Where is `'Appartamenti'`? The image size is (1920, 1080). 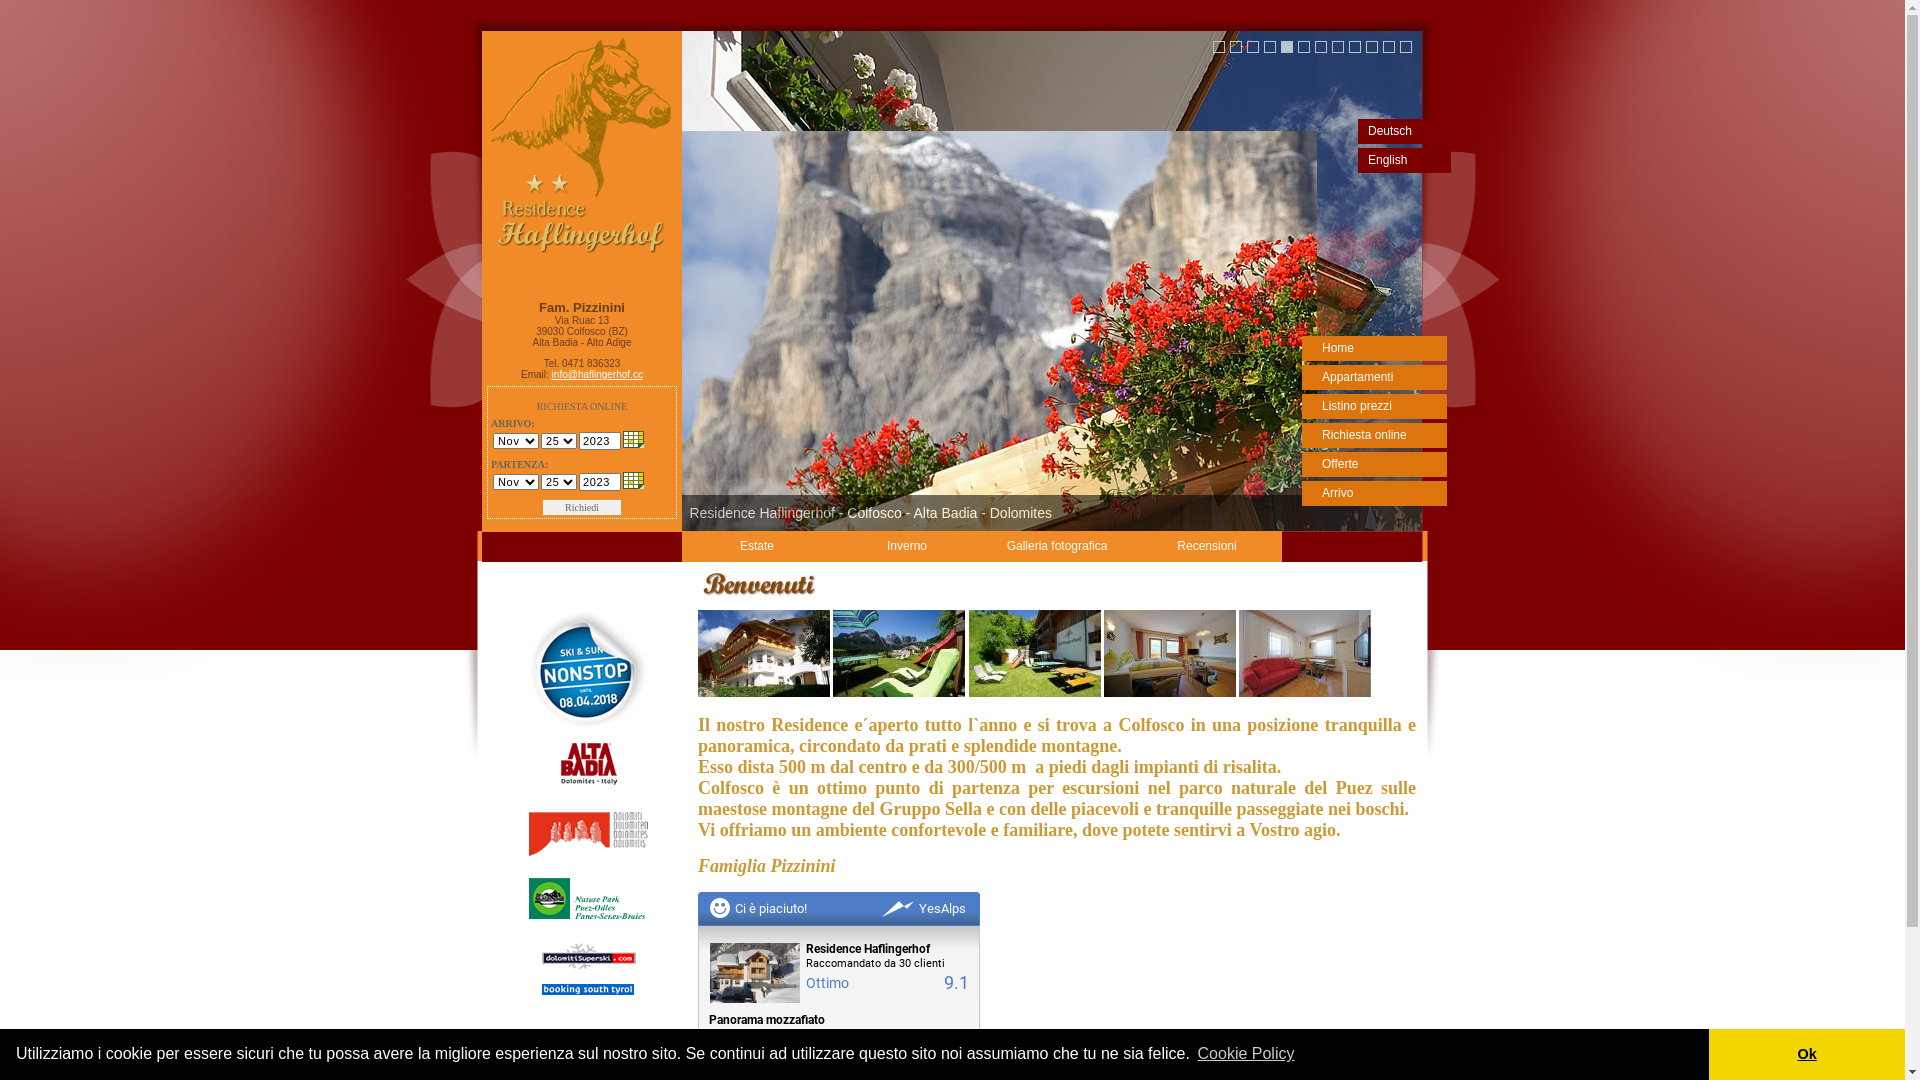
'Appartamenti' is located at coordinates (1373, 377).